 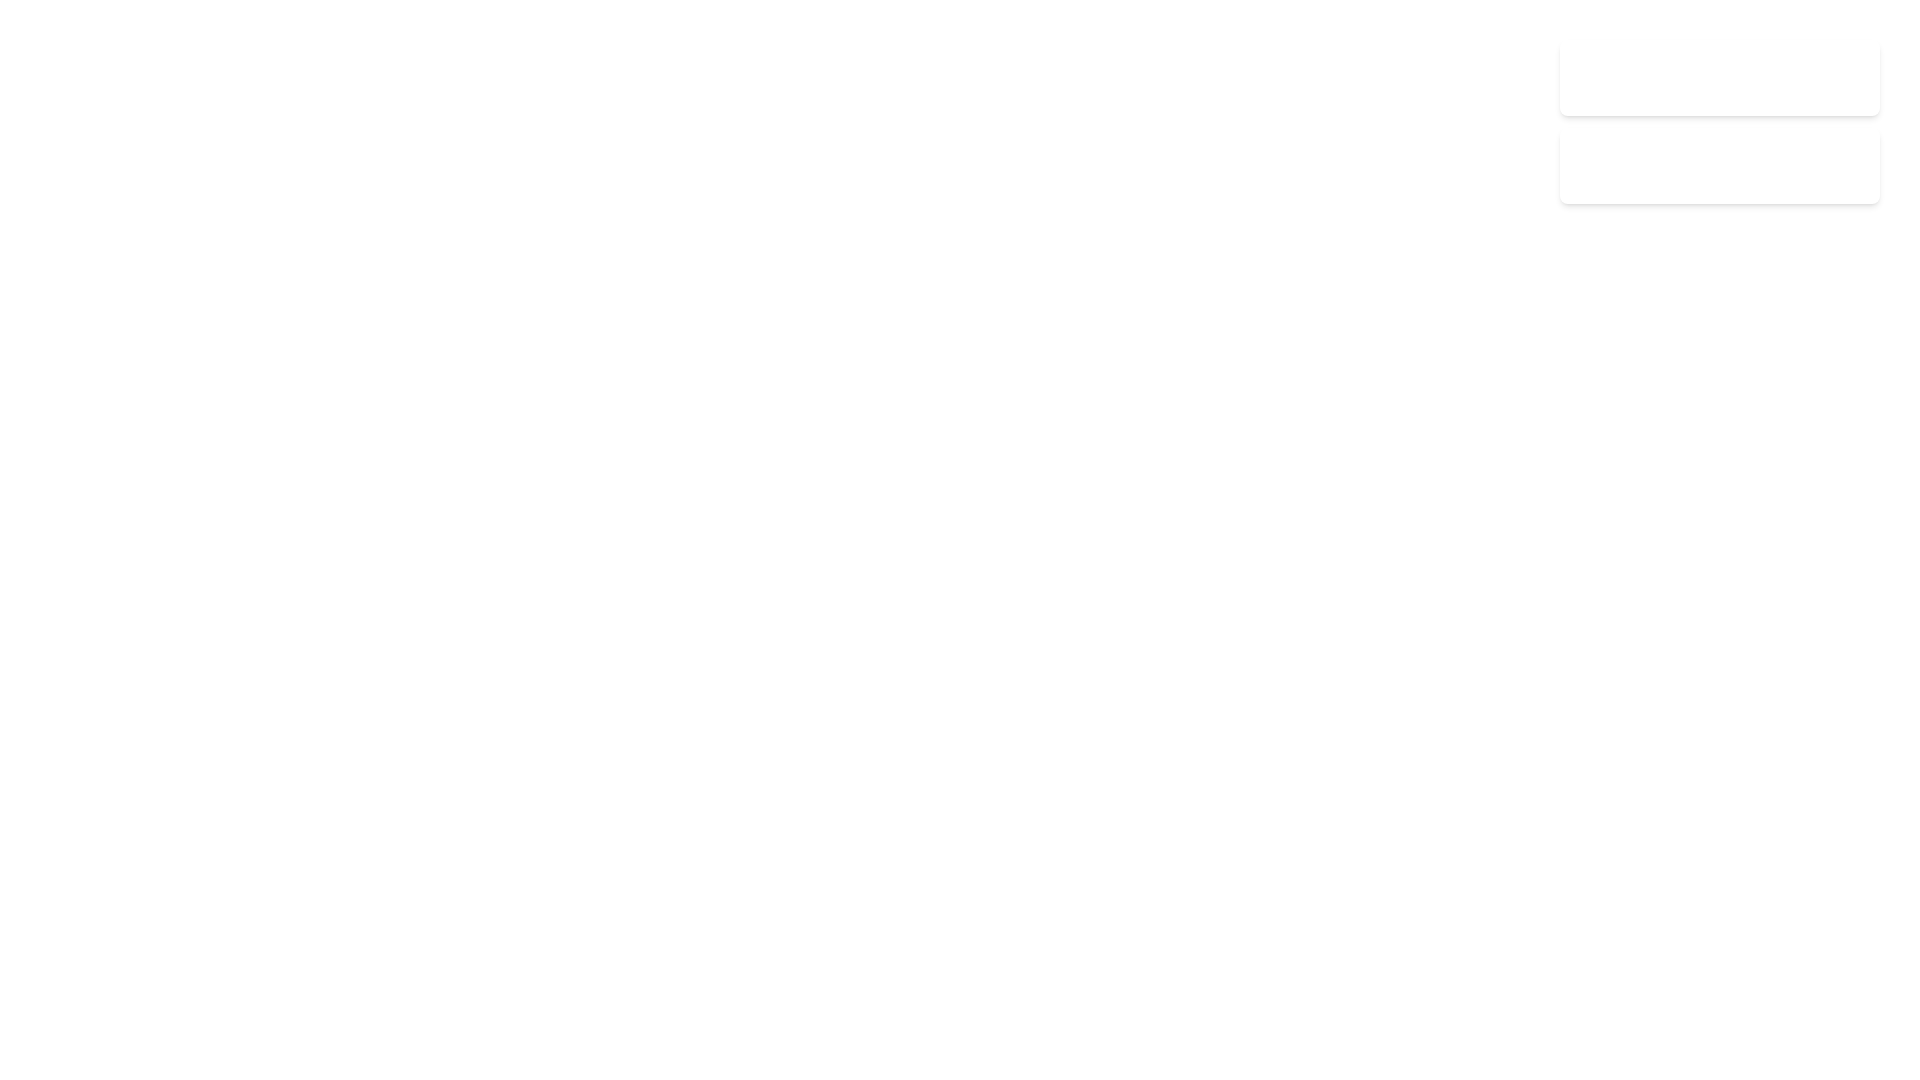 I want to click on the Close Button located at the top-right corner of the notification card that displays 'Profile updated successfully. 2m ago', so click(x=1852, y=76).